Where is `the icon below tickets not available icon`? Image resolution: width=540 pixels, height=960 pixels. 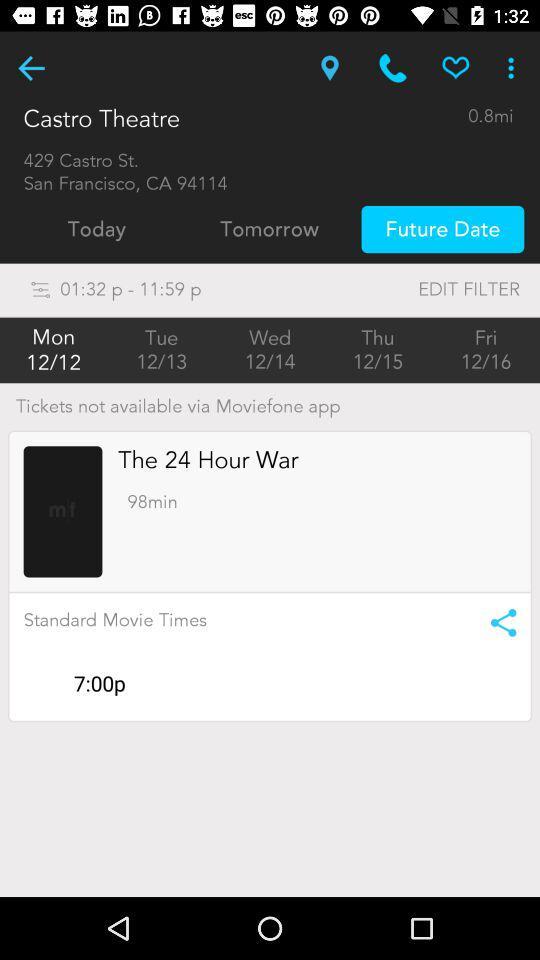
the icon below tickets not available icon is located at coordinates (63, 510).